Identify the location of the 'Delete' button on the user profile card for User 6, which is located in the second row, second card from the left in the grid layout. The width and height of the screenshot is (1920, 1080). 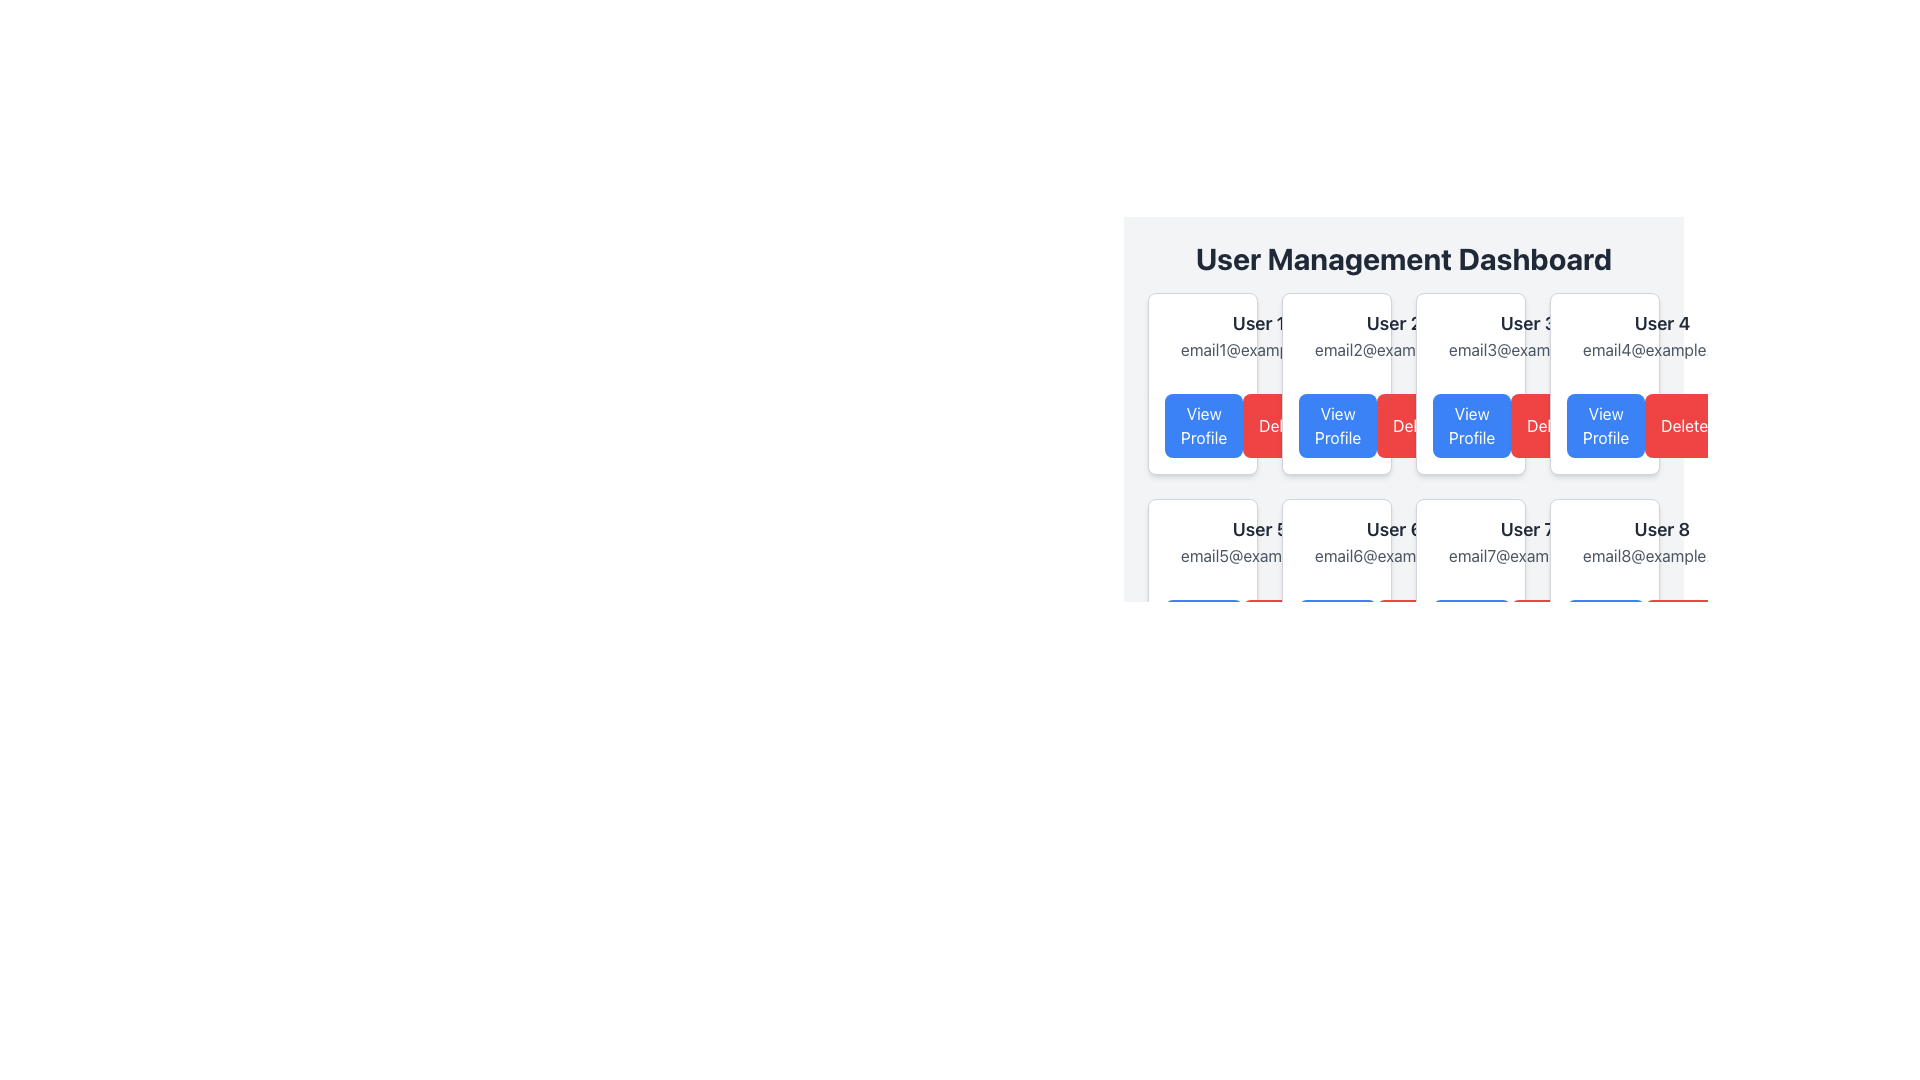
(1337, 589).